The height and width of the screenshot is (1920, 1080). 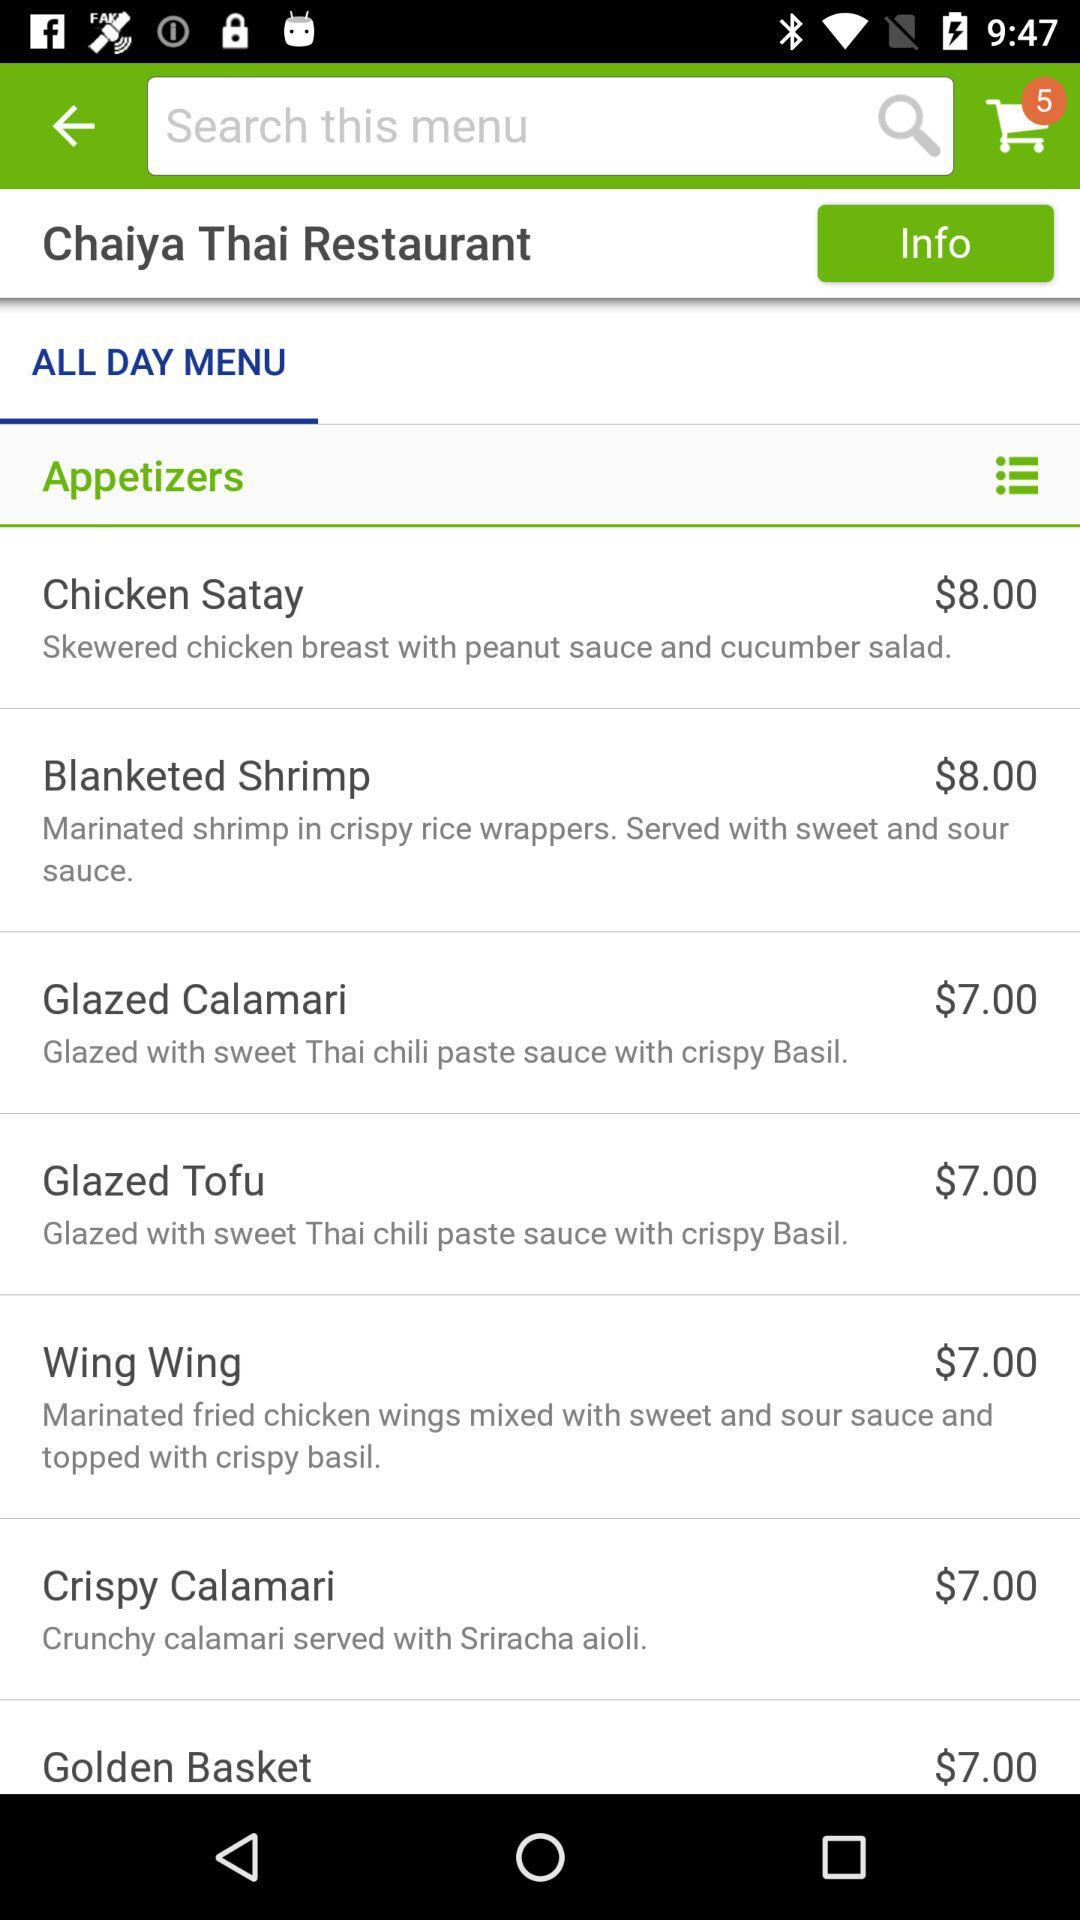 I want to click on icon above chaiya thai restaurant item, so click(x=72, y=124).